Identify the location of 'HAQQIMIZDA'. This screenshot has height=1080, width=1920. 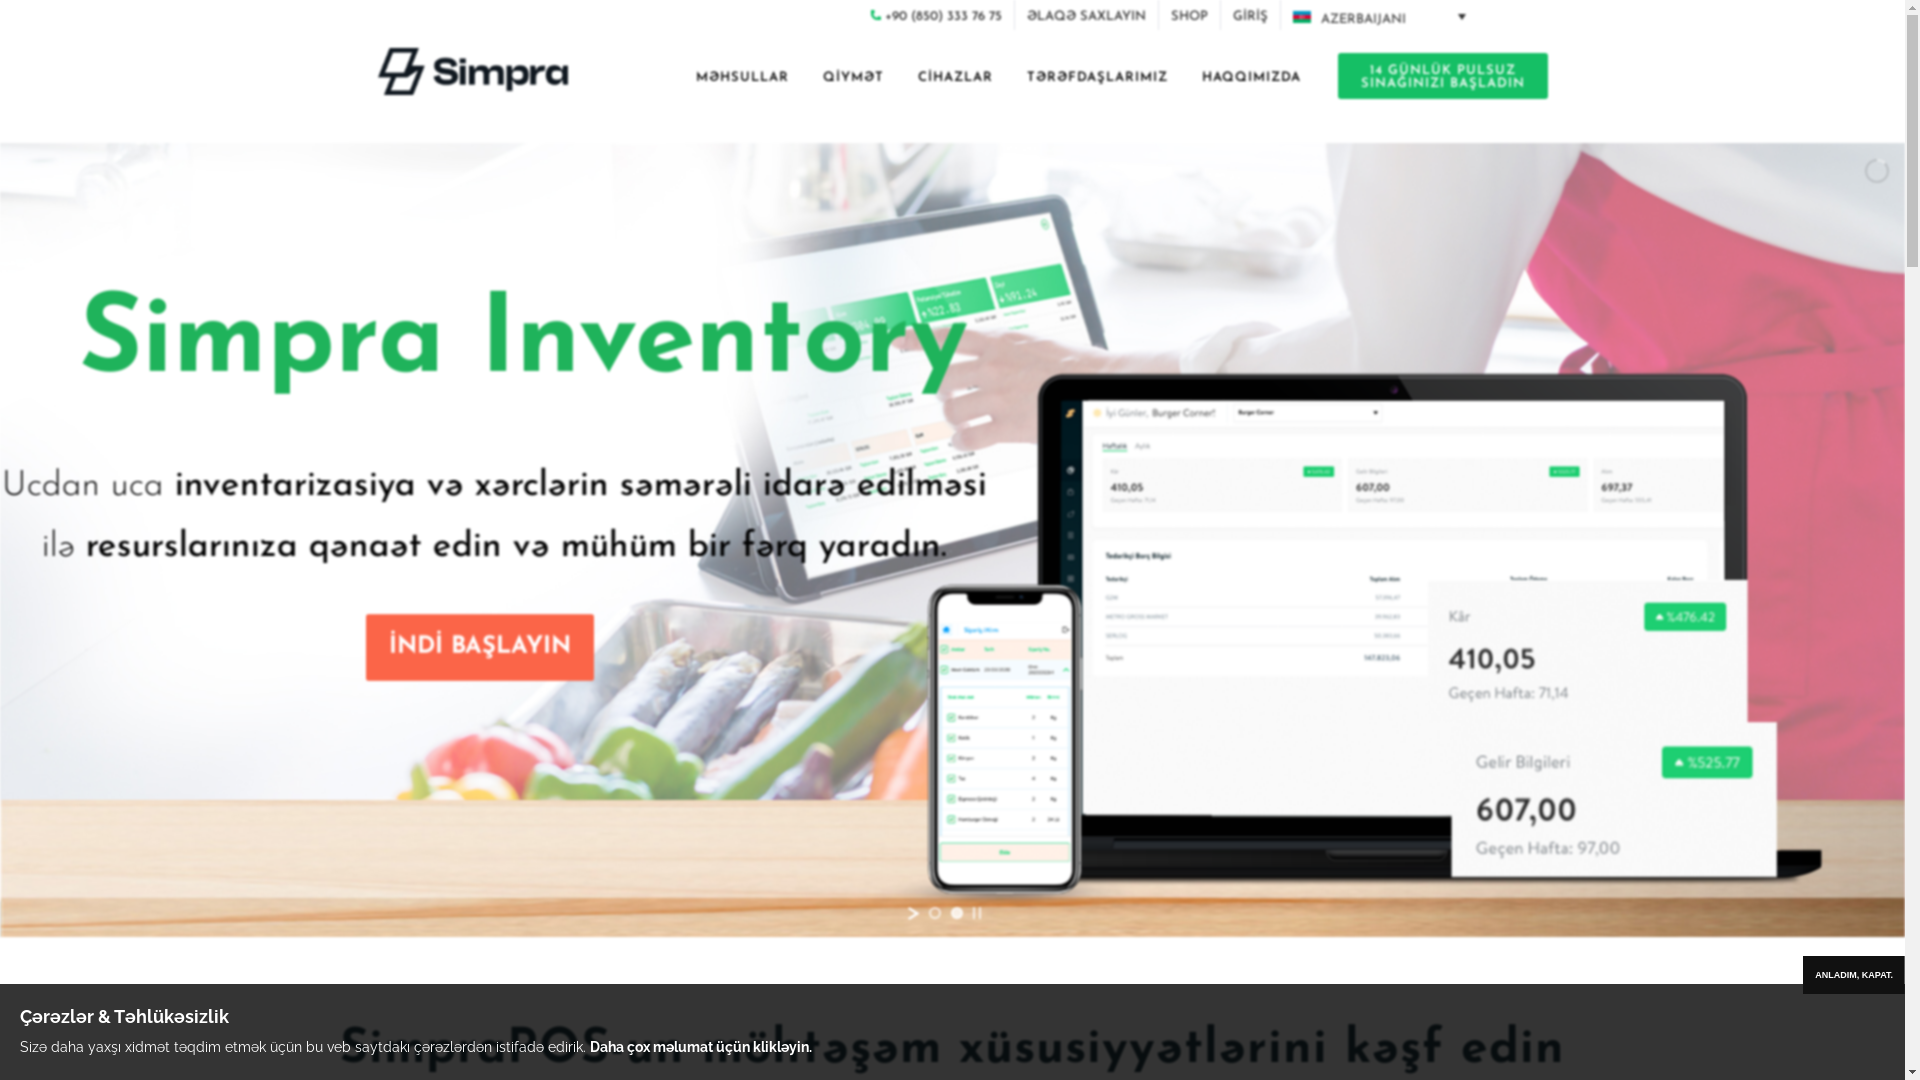
(1249, 79).